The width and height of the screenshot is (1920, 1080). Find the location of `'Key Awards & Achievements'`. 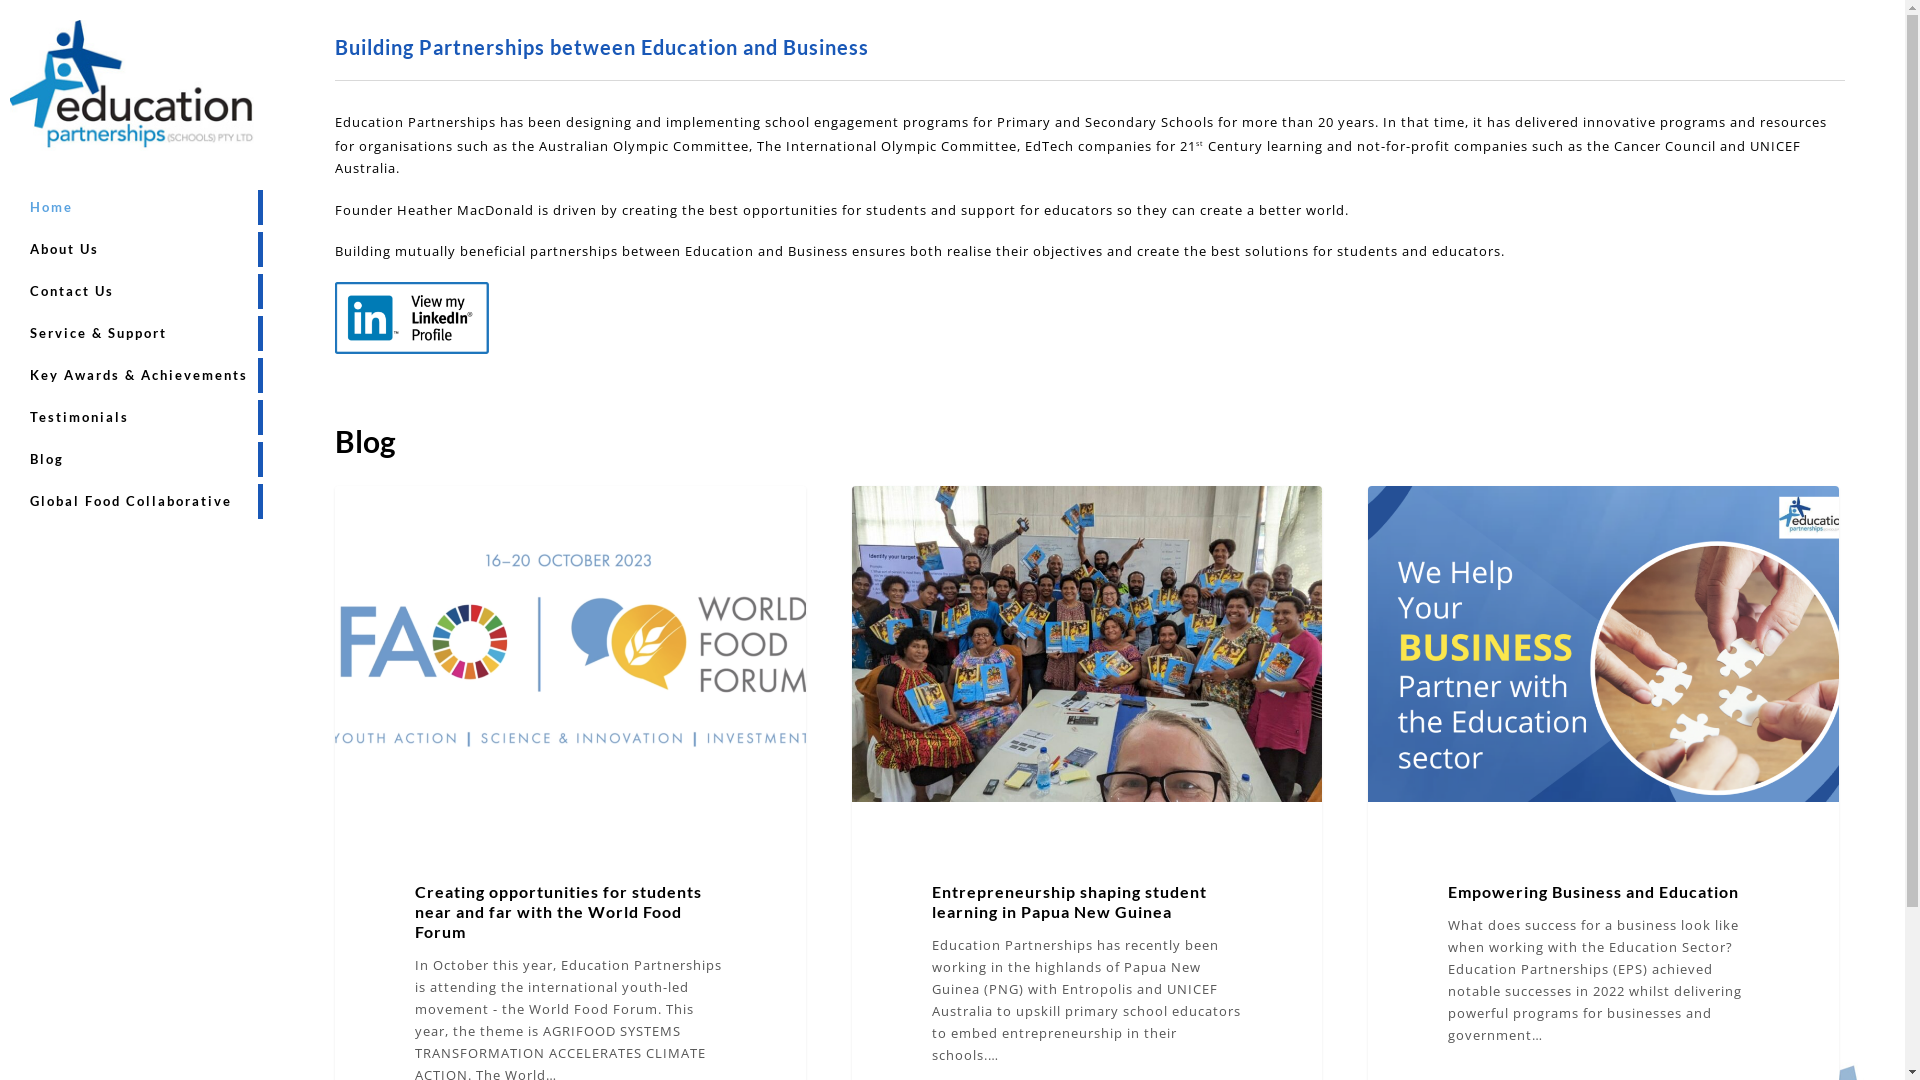

'Key Awards & Achievements' is located at coordinates (138, 375).